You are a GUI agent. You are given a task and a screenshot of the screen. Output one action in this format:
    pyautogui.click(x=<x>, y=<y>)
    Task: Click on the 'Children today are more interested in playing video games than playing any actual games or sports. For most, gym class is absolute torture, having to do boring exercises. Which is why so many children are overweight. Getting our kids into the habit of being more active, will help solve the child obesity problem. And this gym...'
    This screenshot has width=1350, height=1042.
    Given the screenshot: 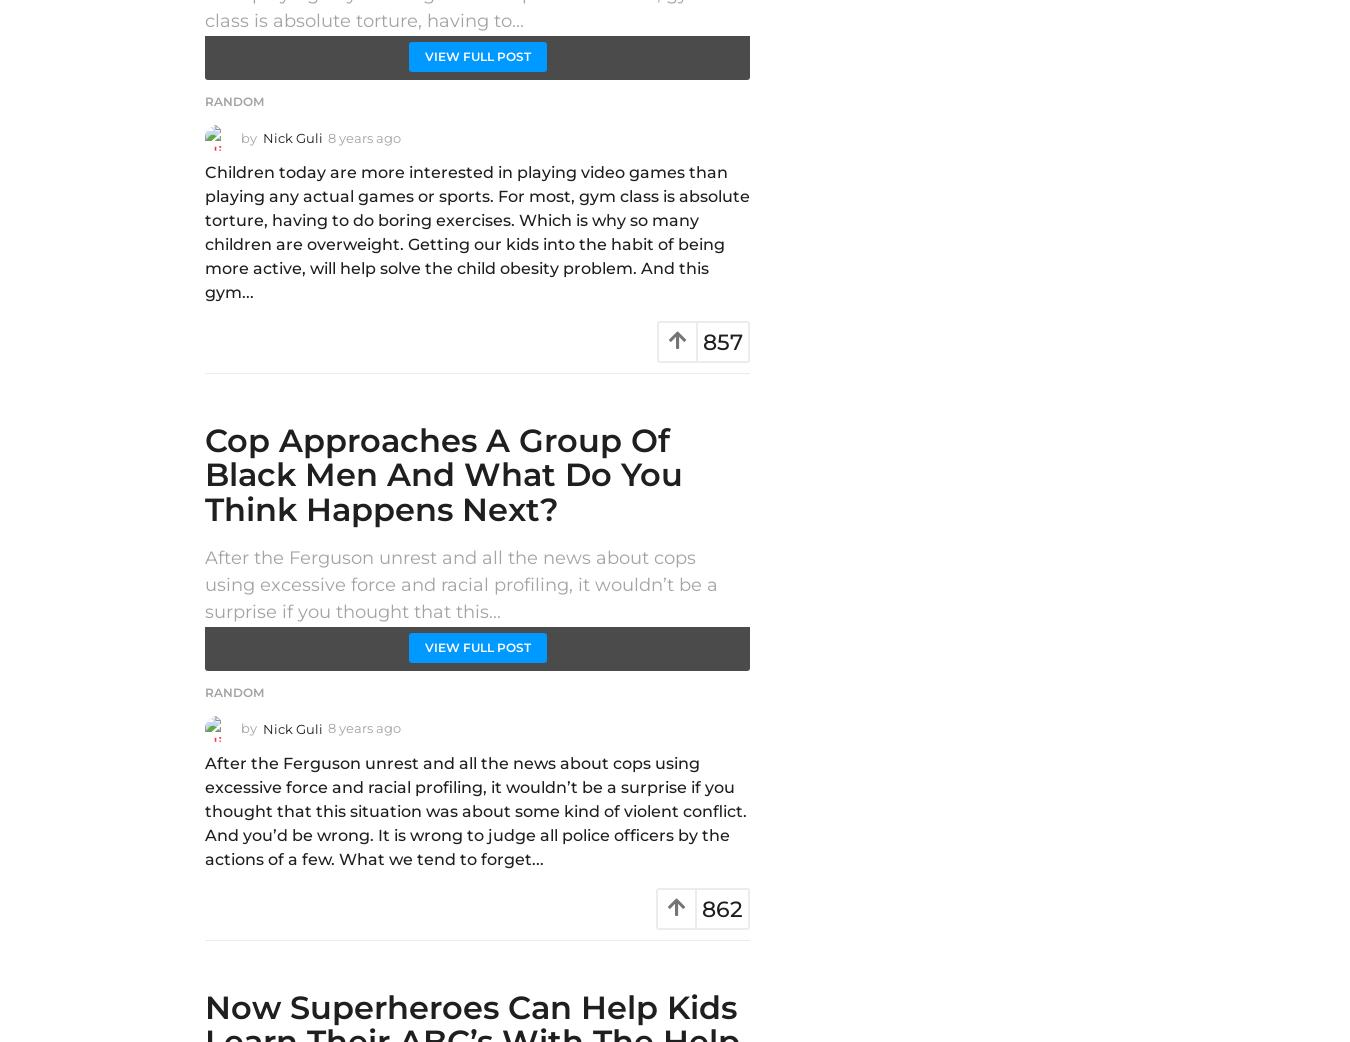 What is the action you would take?
    pyautogui.click(x=476, y=231)
    